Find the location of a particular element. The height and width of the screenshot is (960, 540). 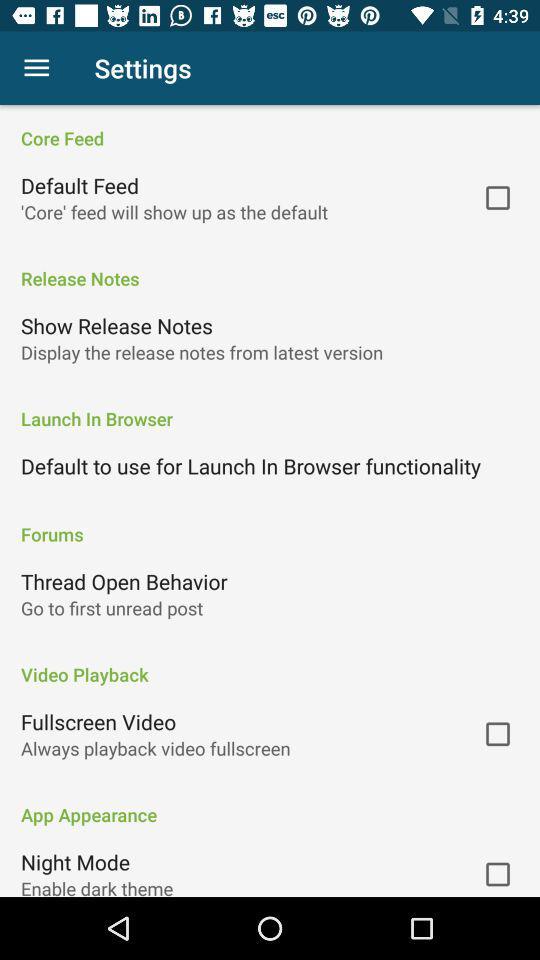

the item below the show release notes is located at coordinates (202, 352).